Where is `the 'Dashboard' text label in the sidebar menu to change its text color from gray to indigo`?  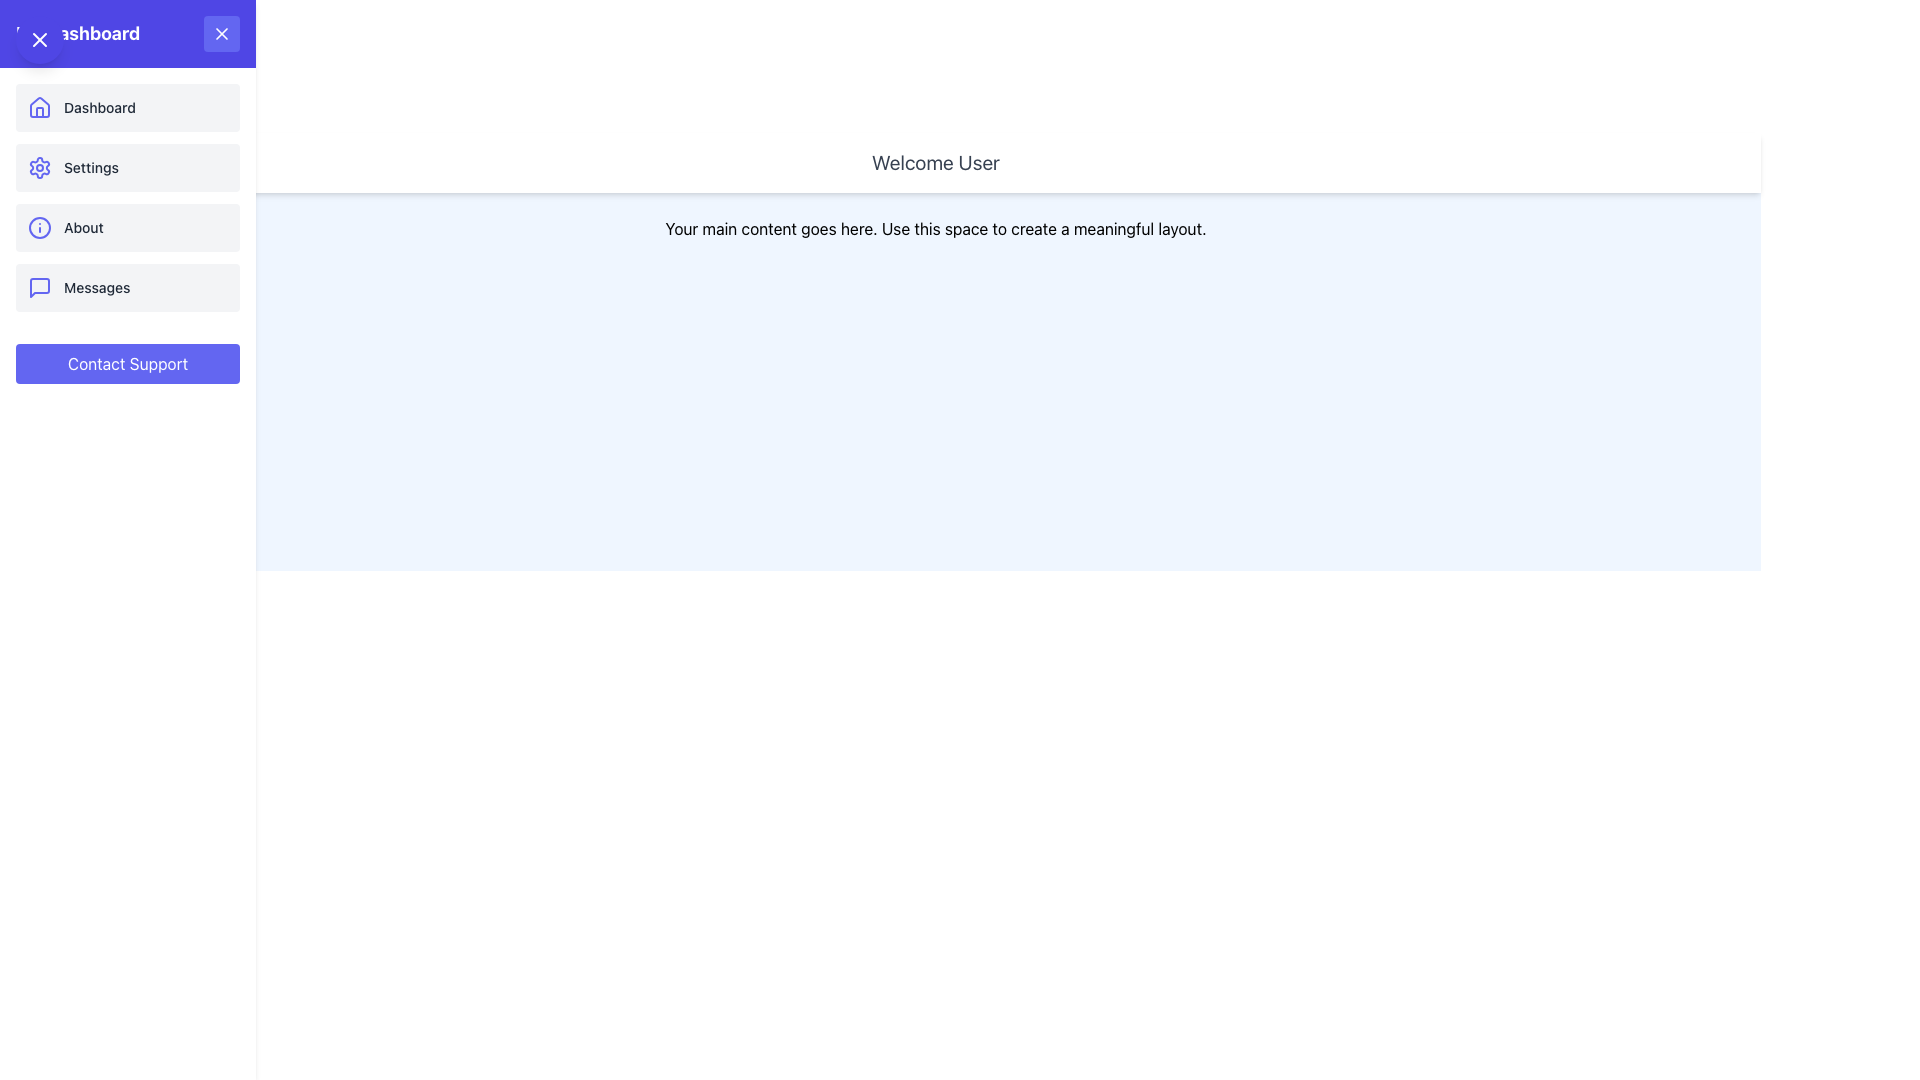
the 'Dashboard' text label in the sidebar menu to change its text color from gray to indigo is located at coordinates (99, 108).